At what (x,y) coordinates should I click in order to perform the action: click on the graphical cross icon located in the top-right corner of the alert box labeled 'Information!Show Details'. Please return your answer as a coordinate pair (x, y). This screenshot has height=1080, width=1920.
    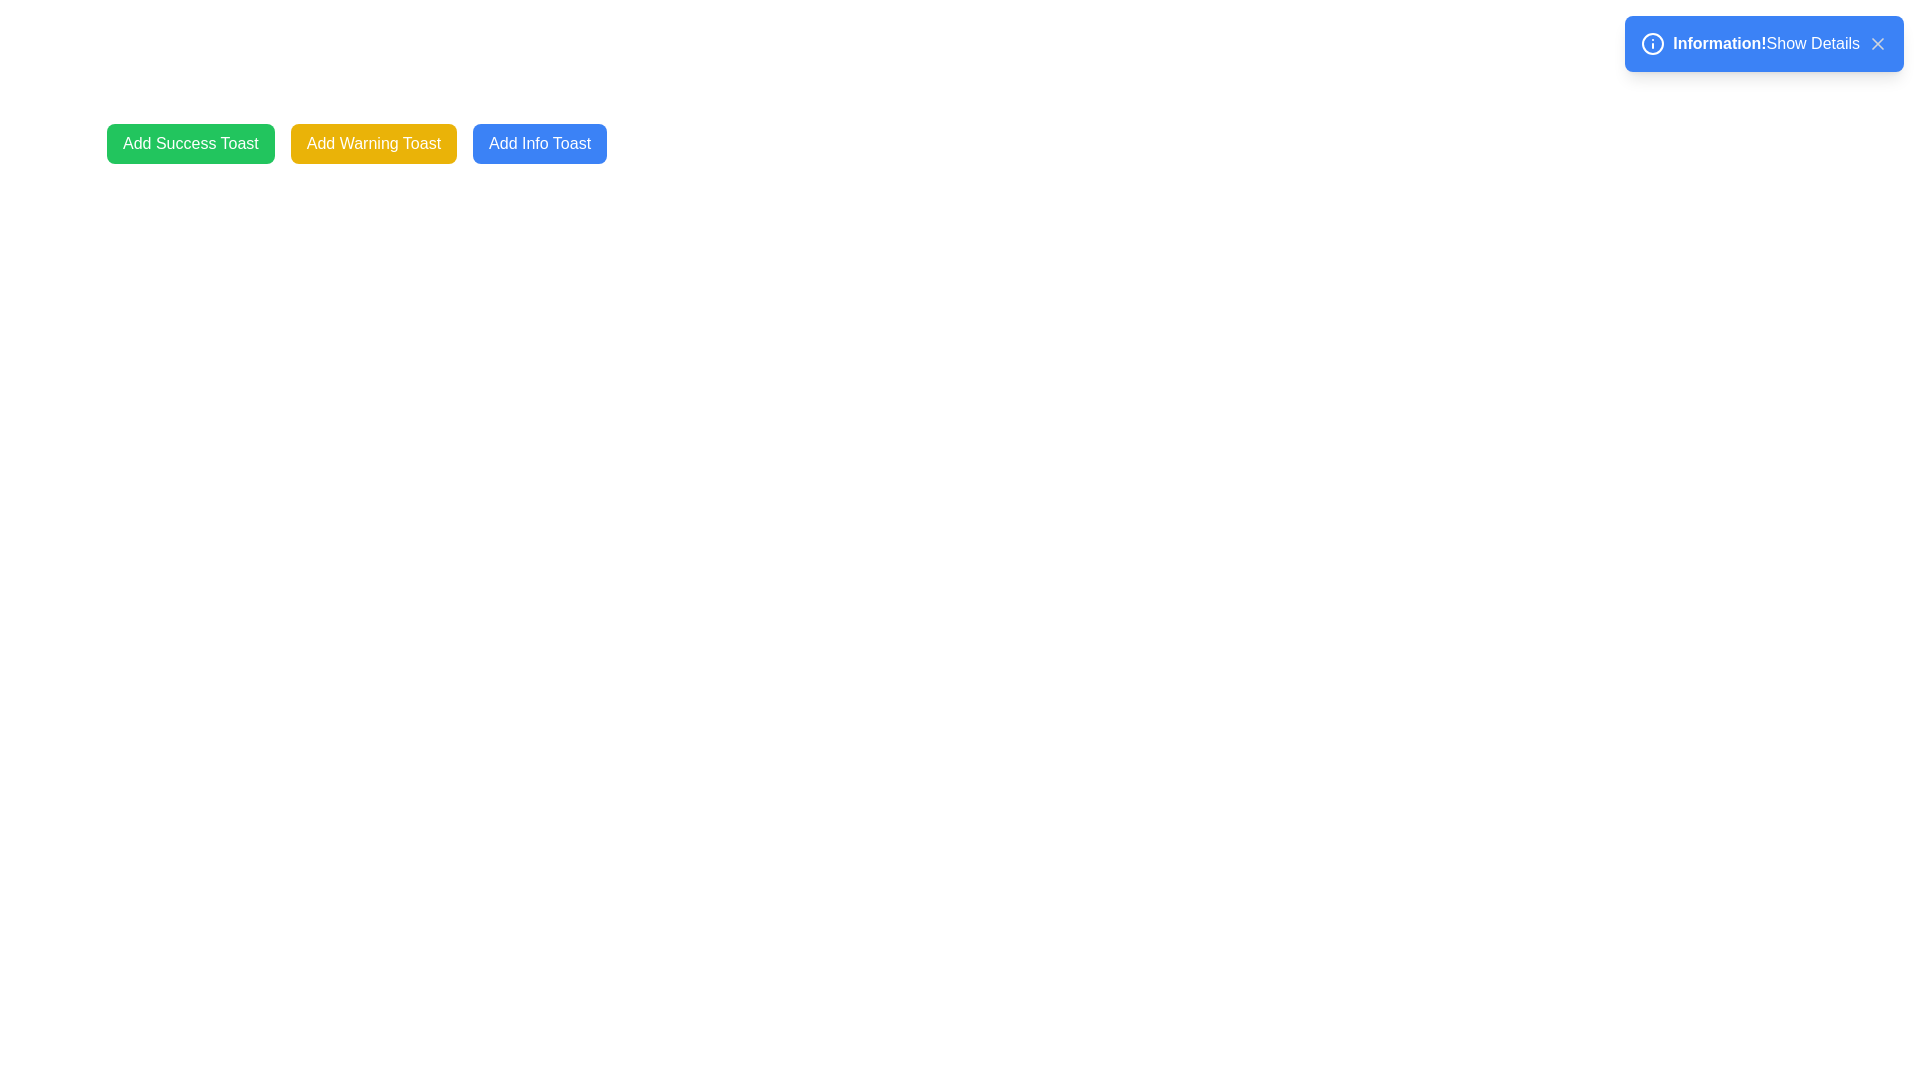
    Looking at the image, I should click on (1876, 43).